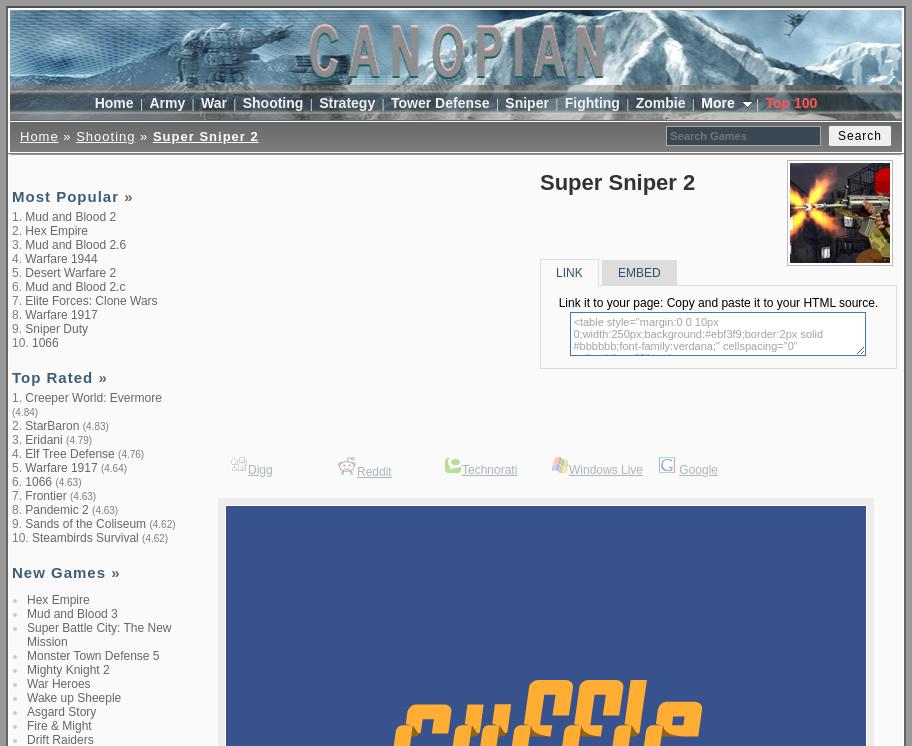  I want to click on 'Mud and Blood 2.c', so click(73, 285).